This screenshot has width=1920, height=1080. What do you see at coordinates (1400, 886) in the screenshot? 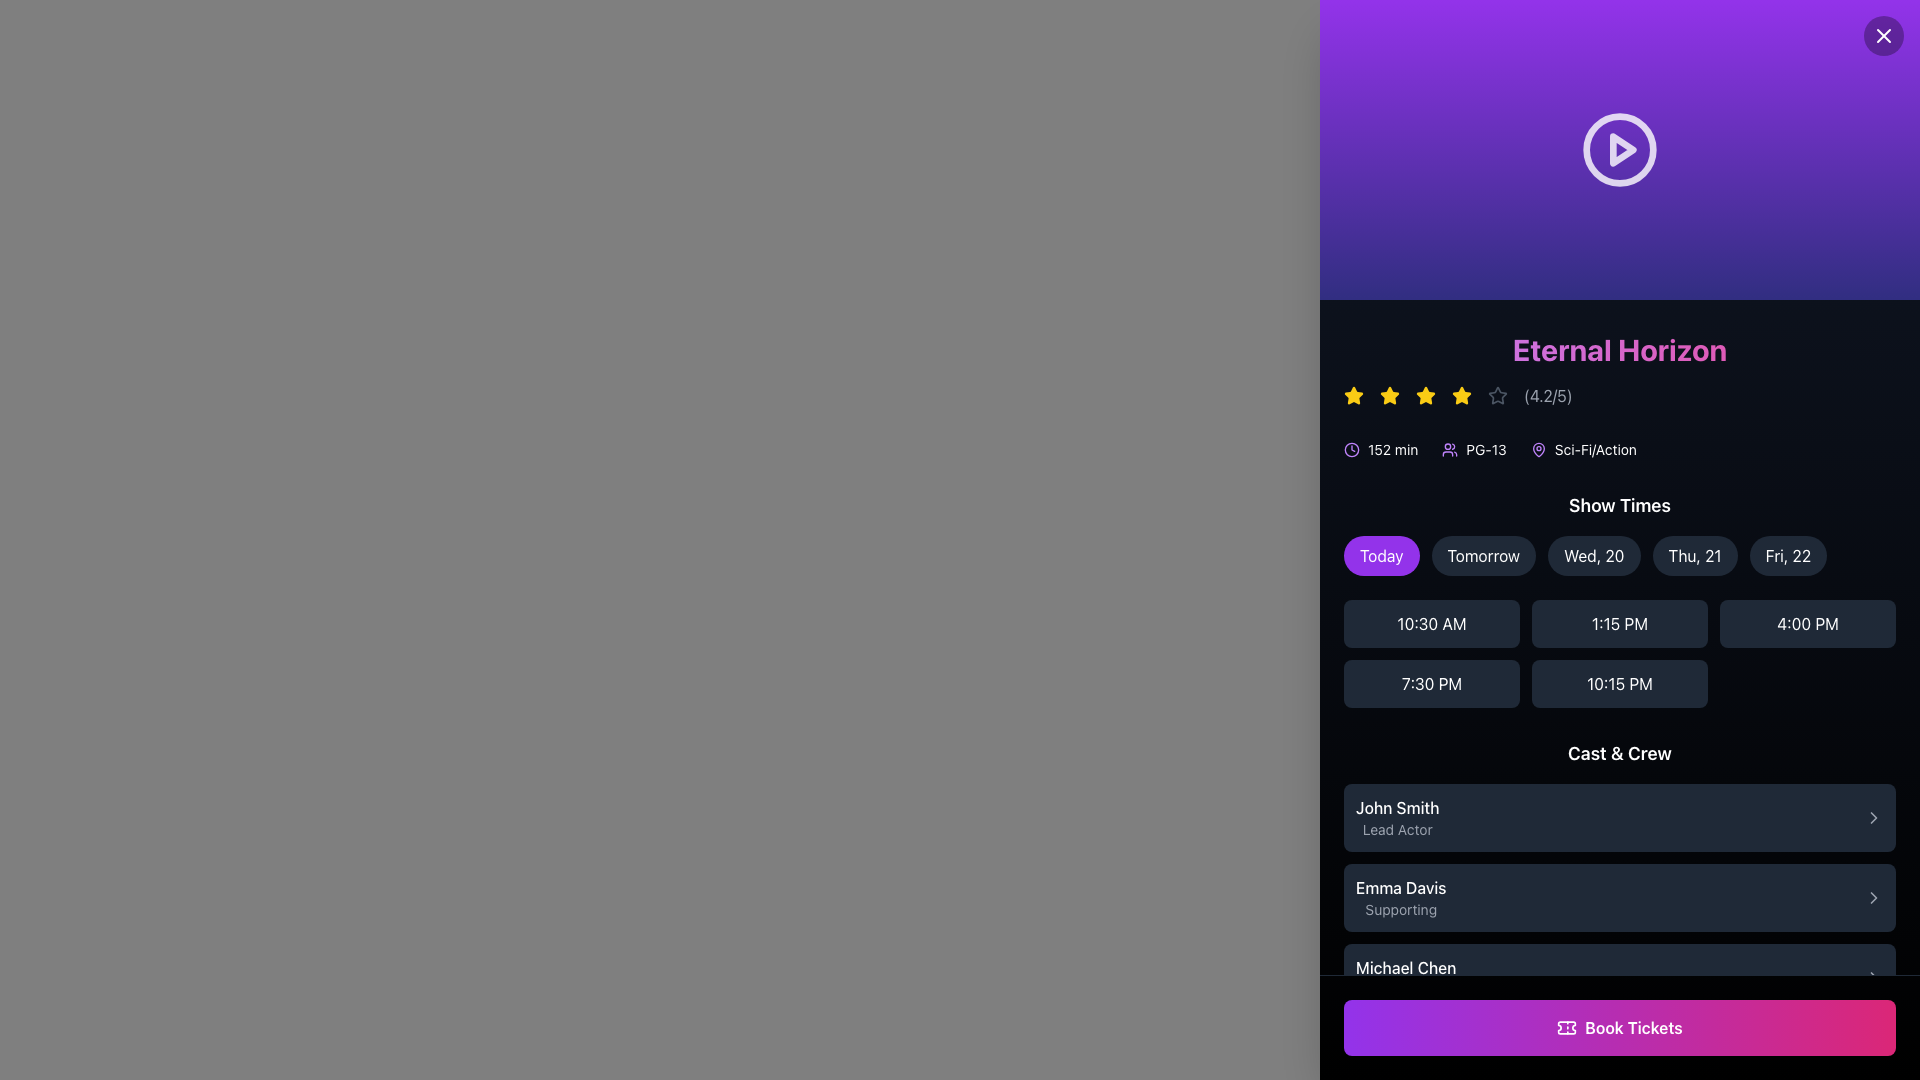
I see `the 'Supporting' text label that identifies the cast member's name, located in the 'Cast & Crew' section between 'John Smith - Lead Actor' and 'Michael Chen'` at bounding box center [1400, 886].